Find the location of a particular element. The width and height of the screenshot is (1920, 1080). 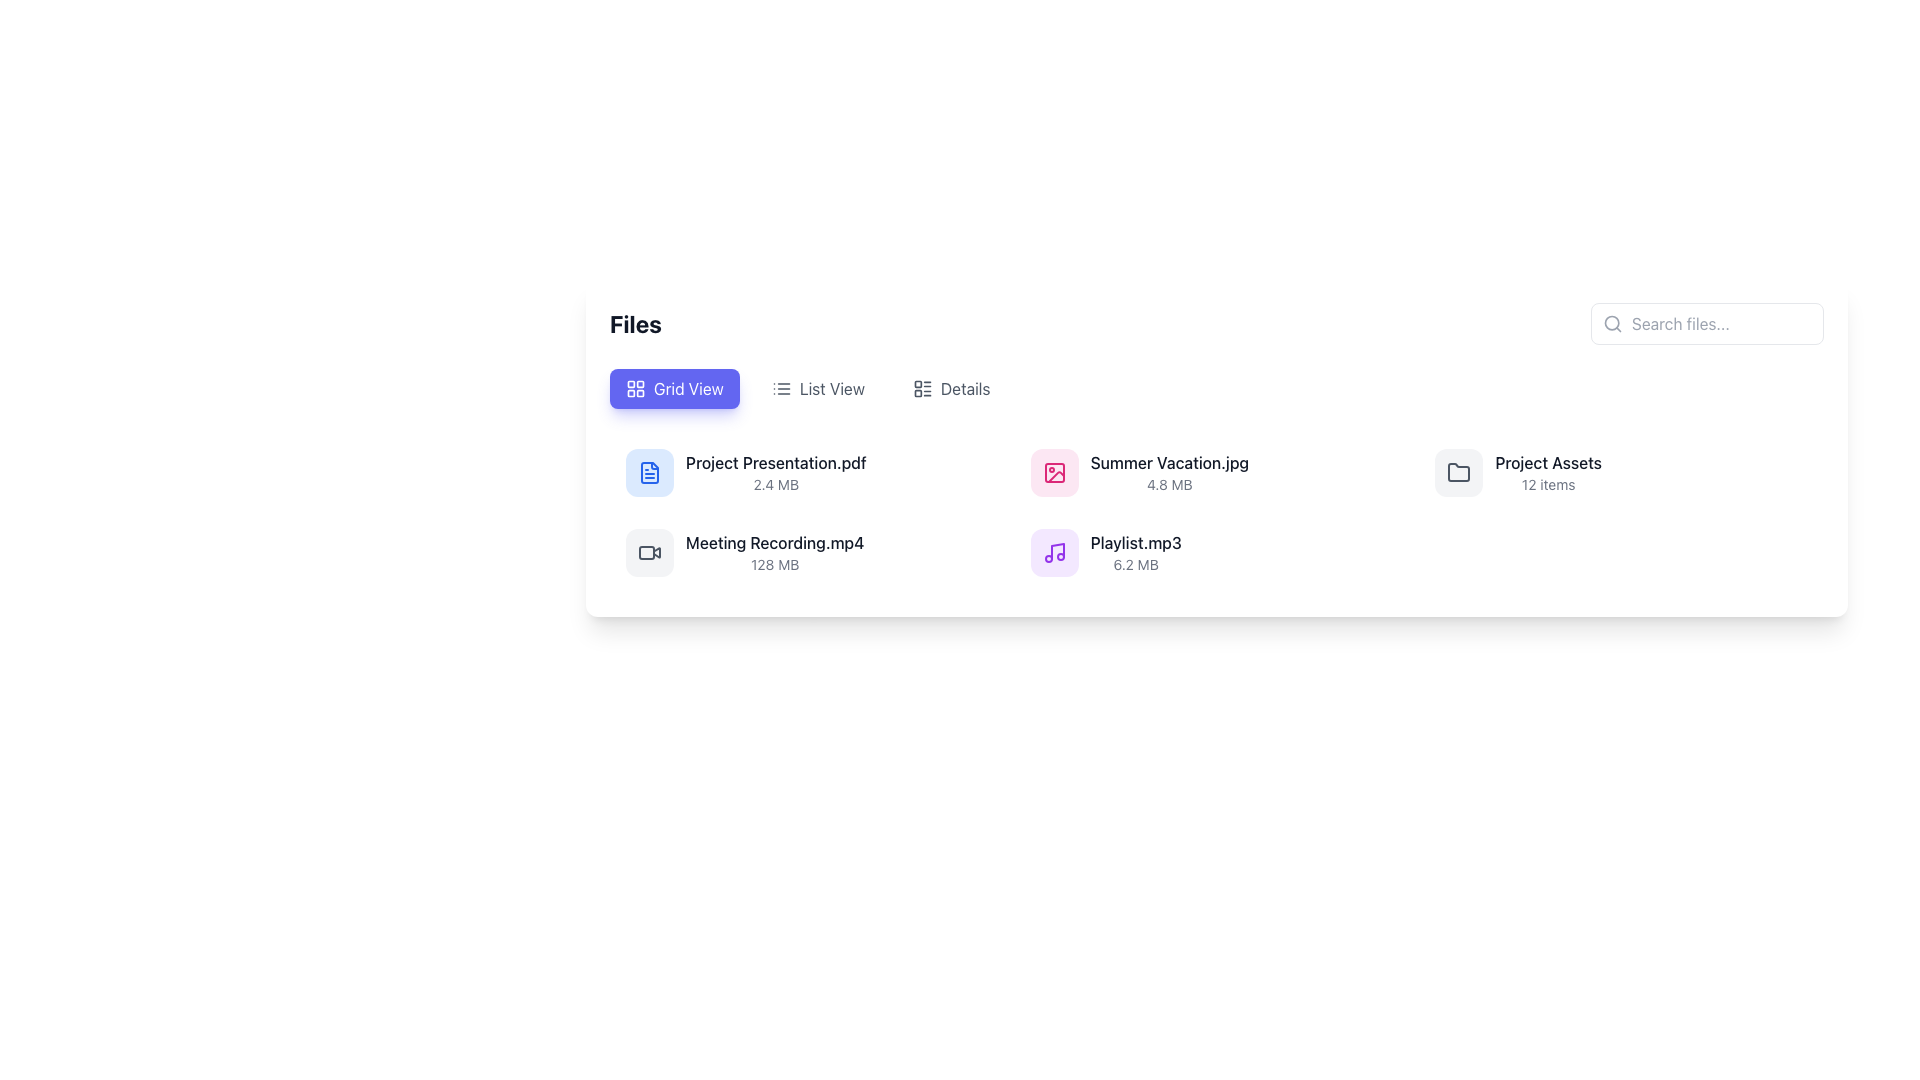

the file entry row located is located at coordinates (812, 552).